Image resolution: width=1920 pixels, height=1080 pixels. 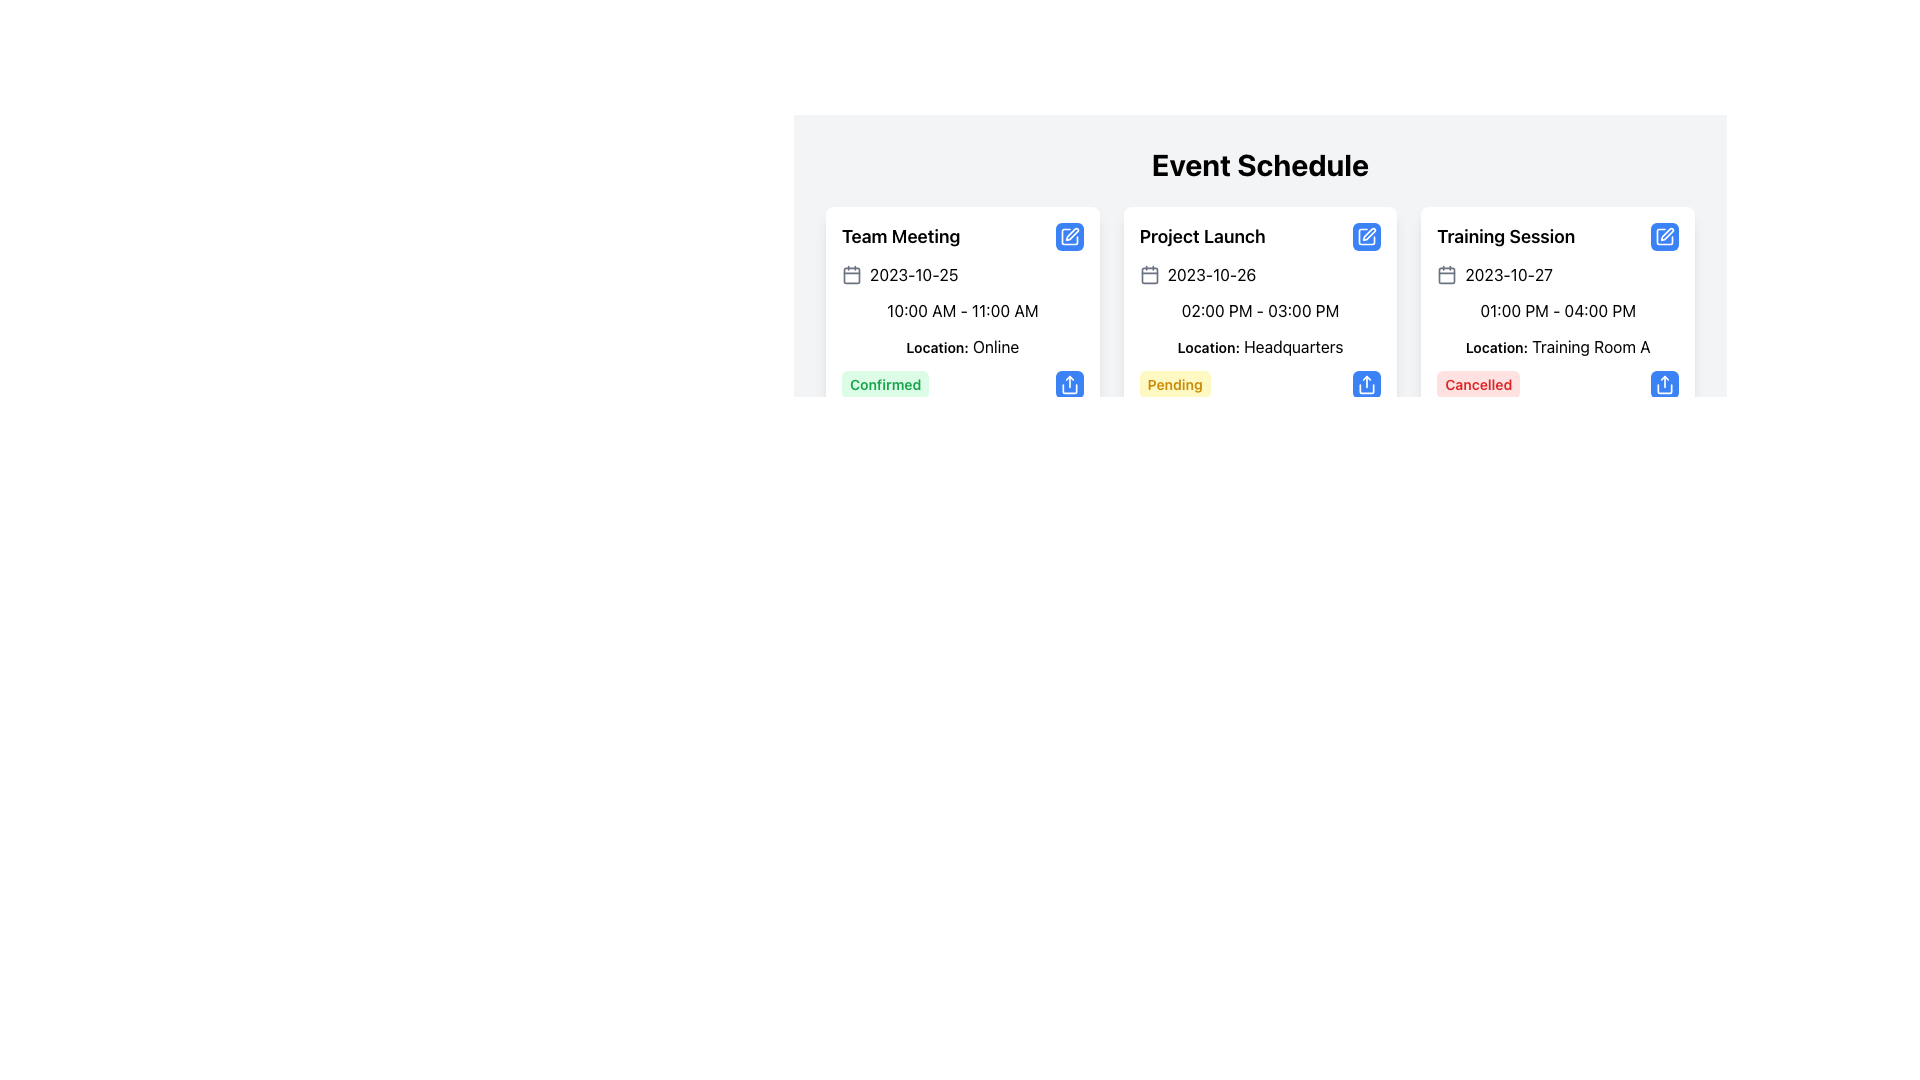 I want to click on the 'Training Session' text header with the accompanying pencil icon, so click(x=1557, y=235).